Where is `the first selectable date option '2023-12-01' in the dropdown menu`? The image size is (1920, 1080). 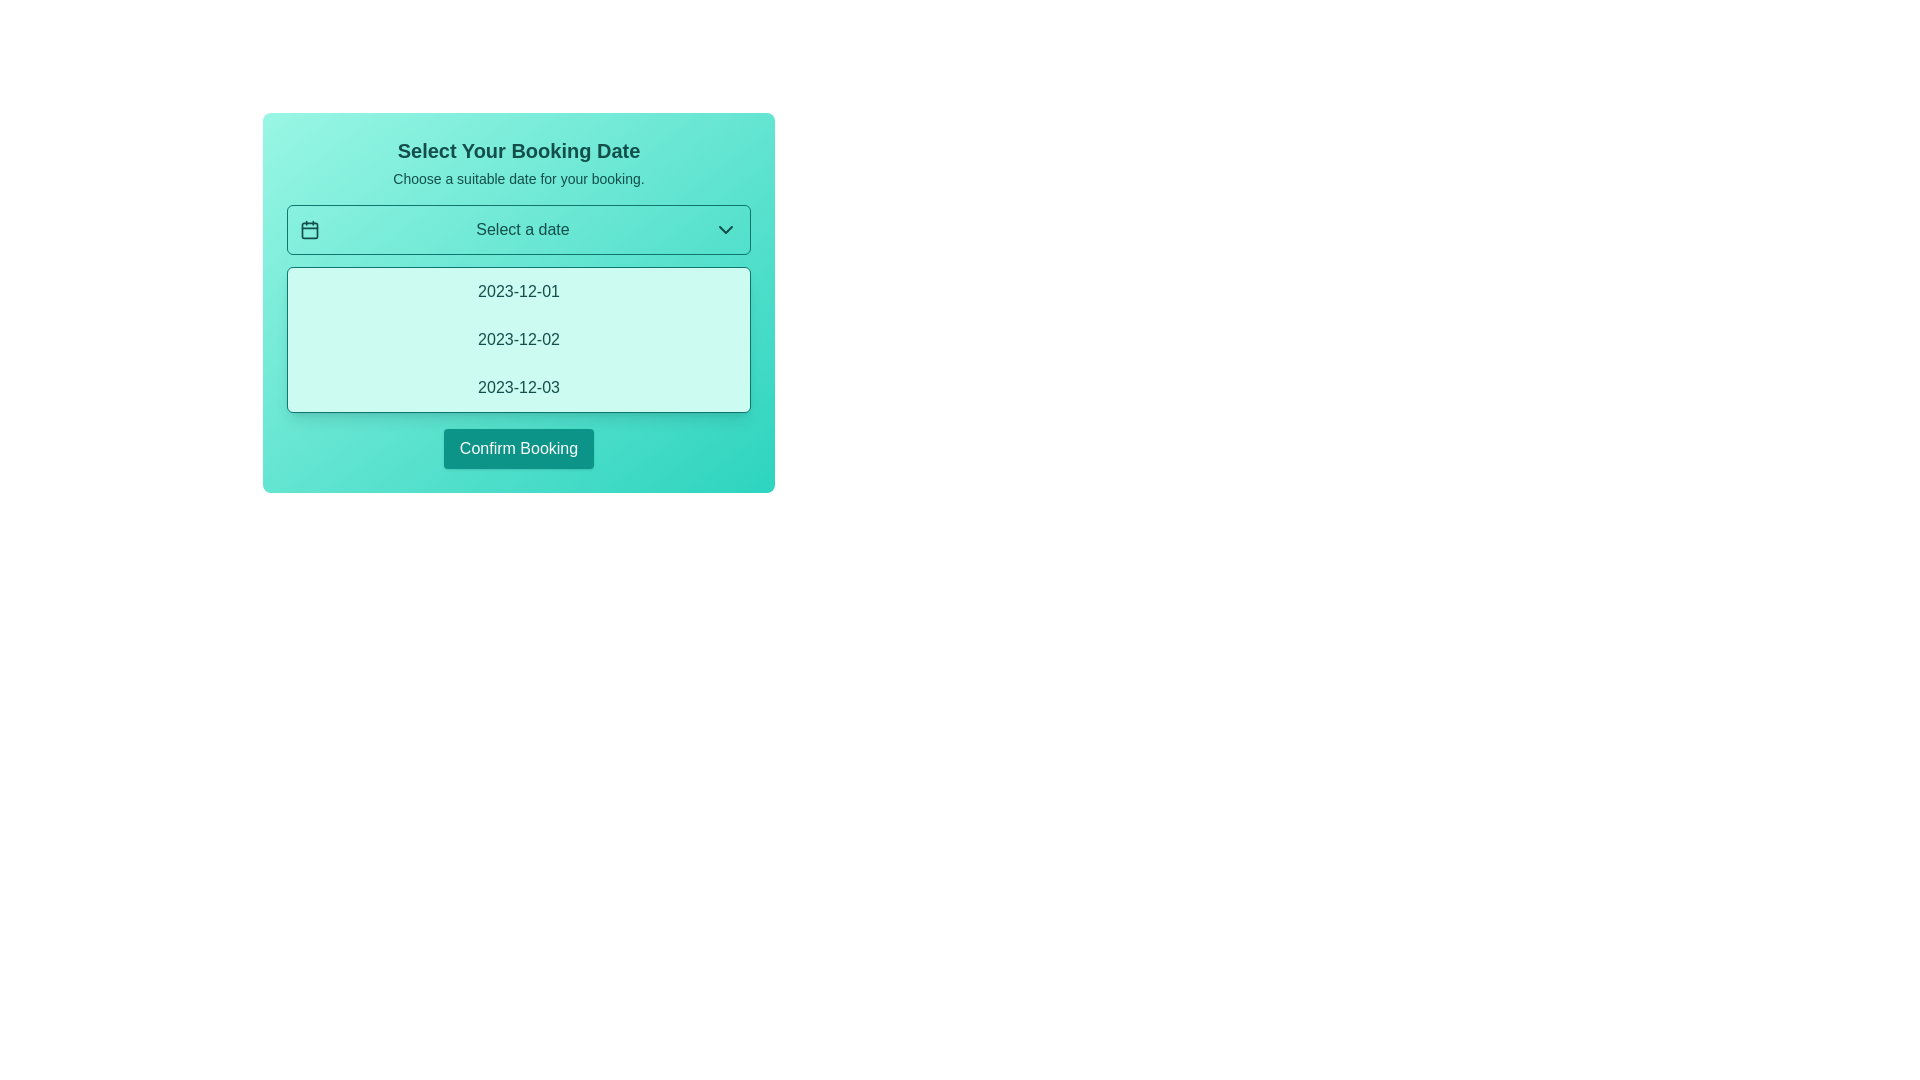 the first selectable date option '2023-12-01' in the dropdown menu is located at coordinates (518, 292).